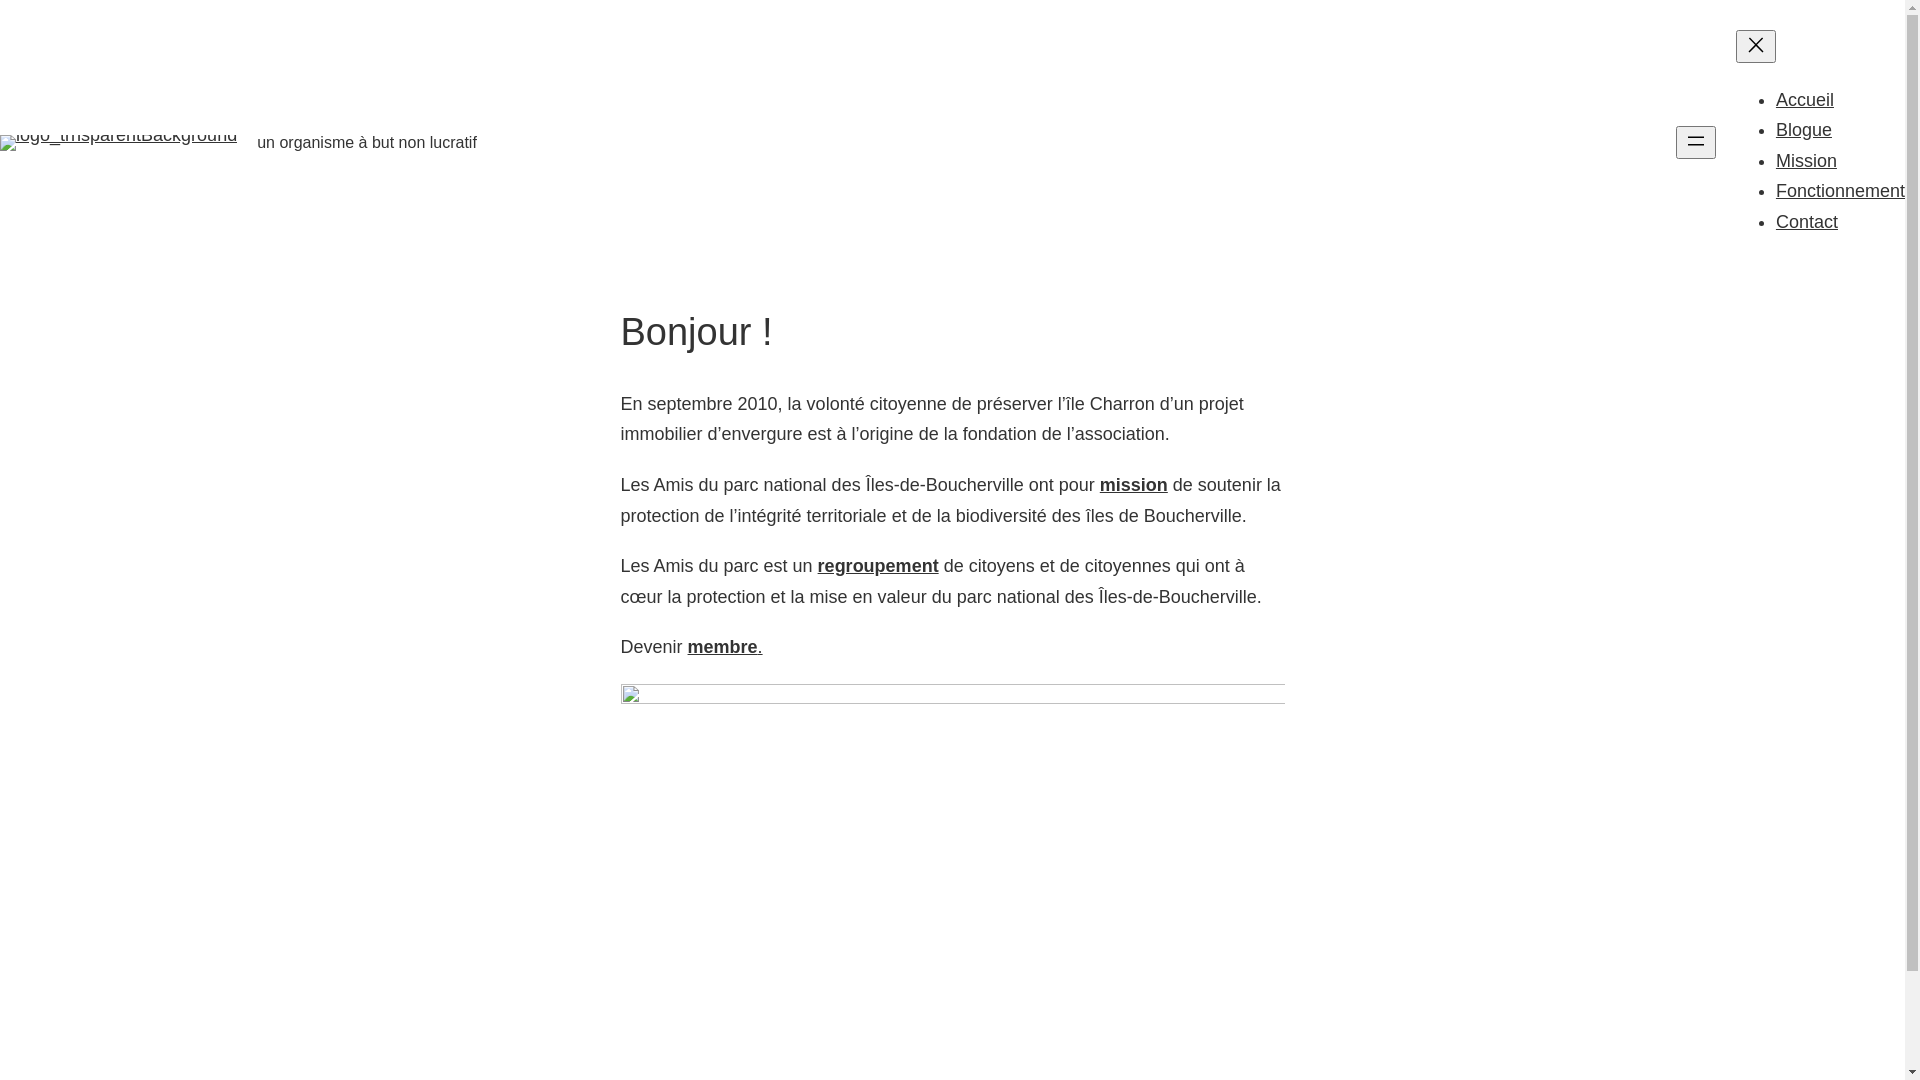 Image resolution: width=1920 pixels, height=1080 pixels. I want to click on 'Fonctionnement', so click(1840, 191).